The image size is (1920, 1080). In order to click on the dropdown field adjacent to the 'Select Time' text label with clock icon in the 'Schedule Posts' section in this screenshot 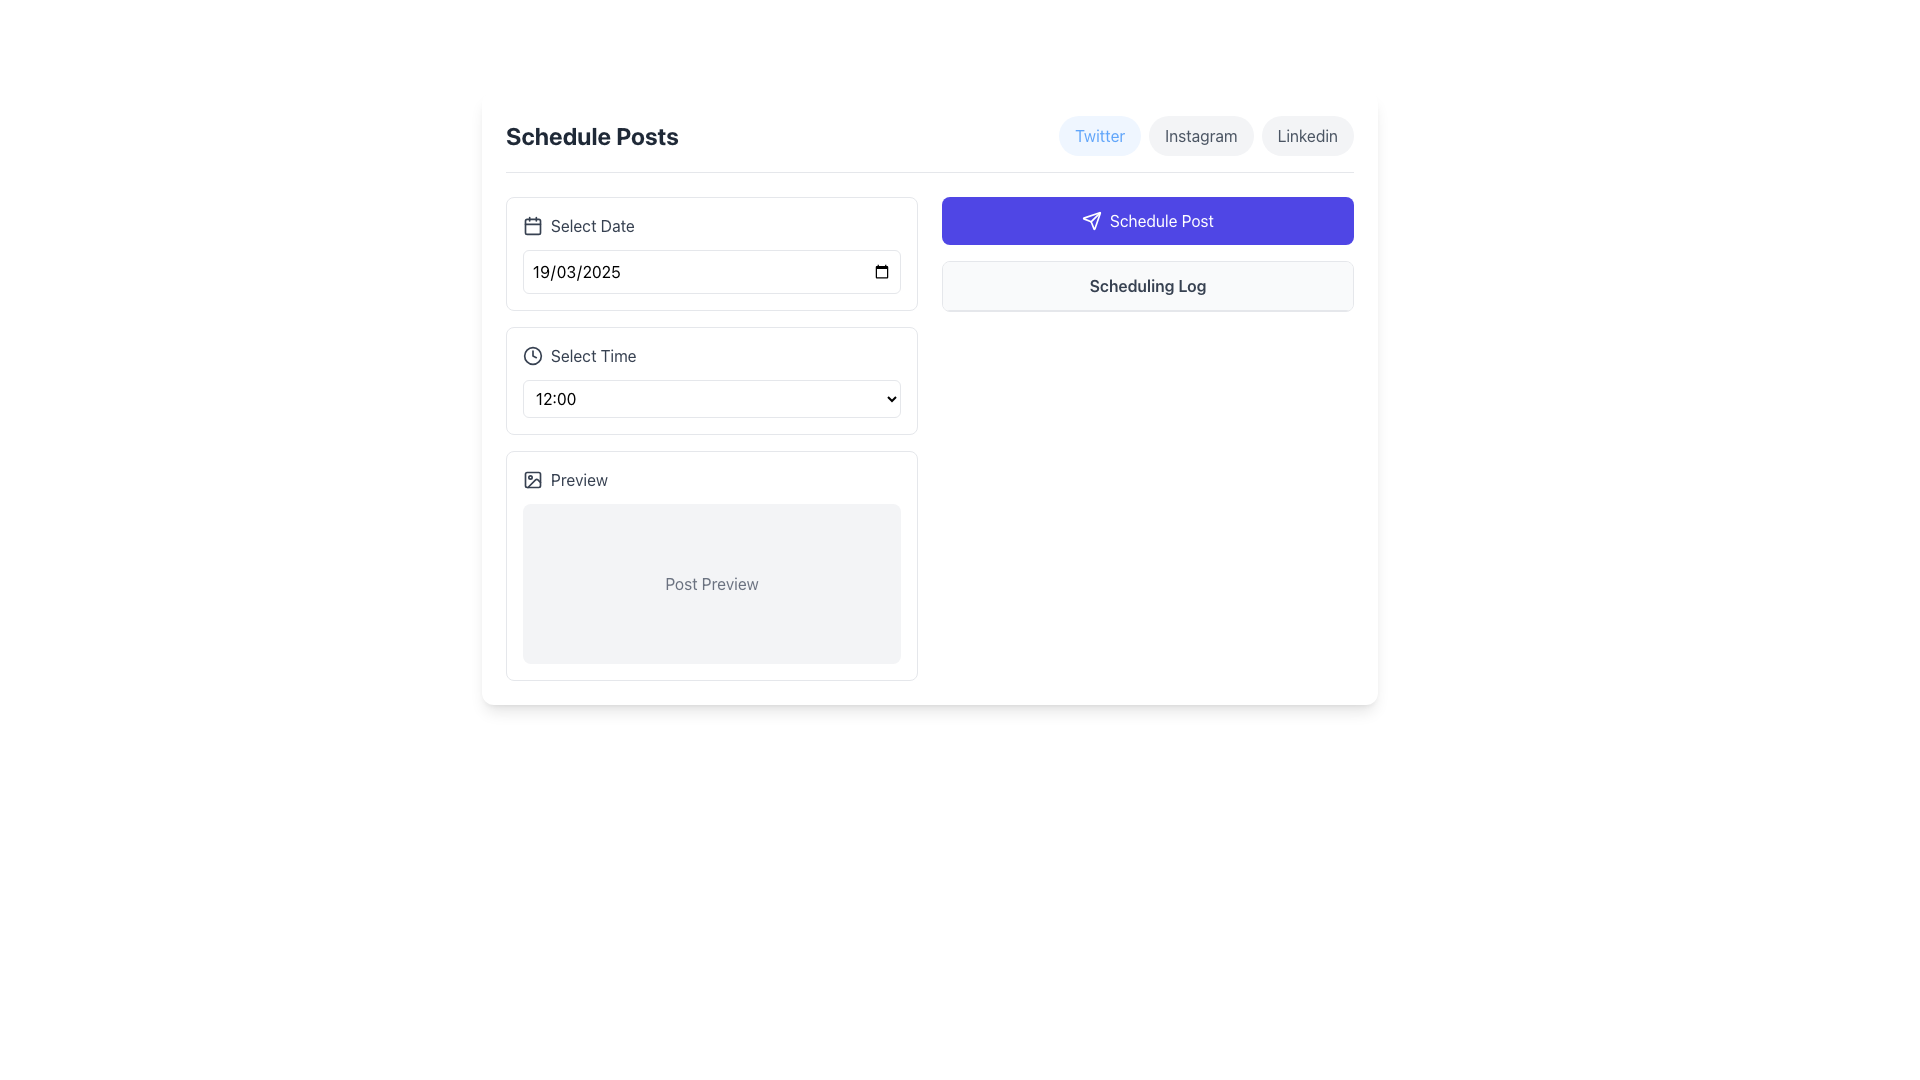, I will do `click(711, 354)`.